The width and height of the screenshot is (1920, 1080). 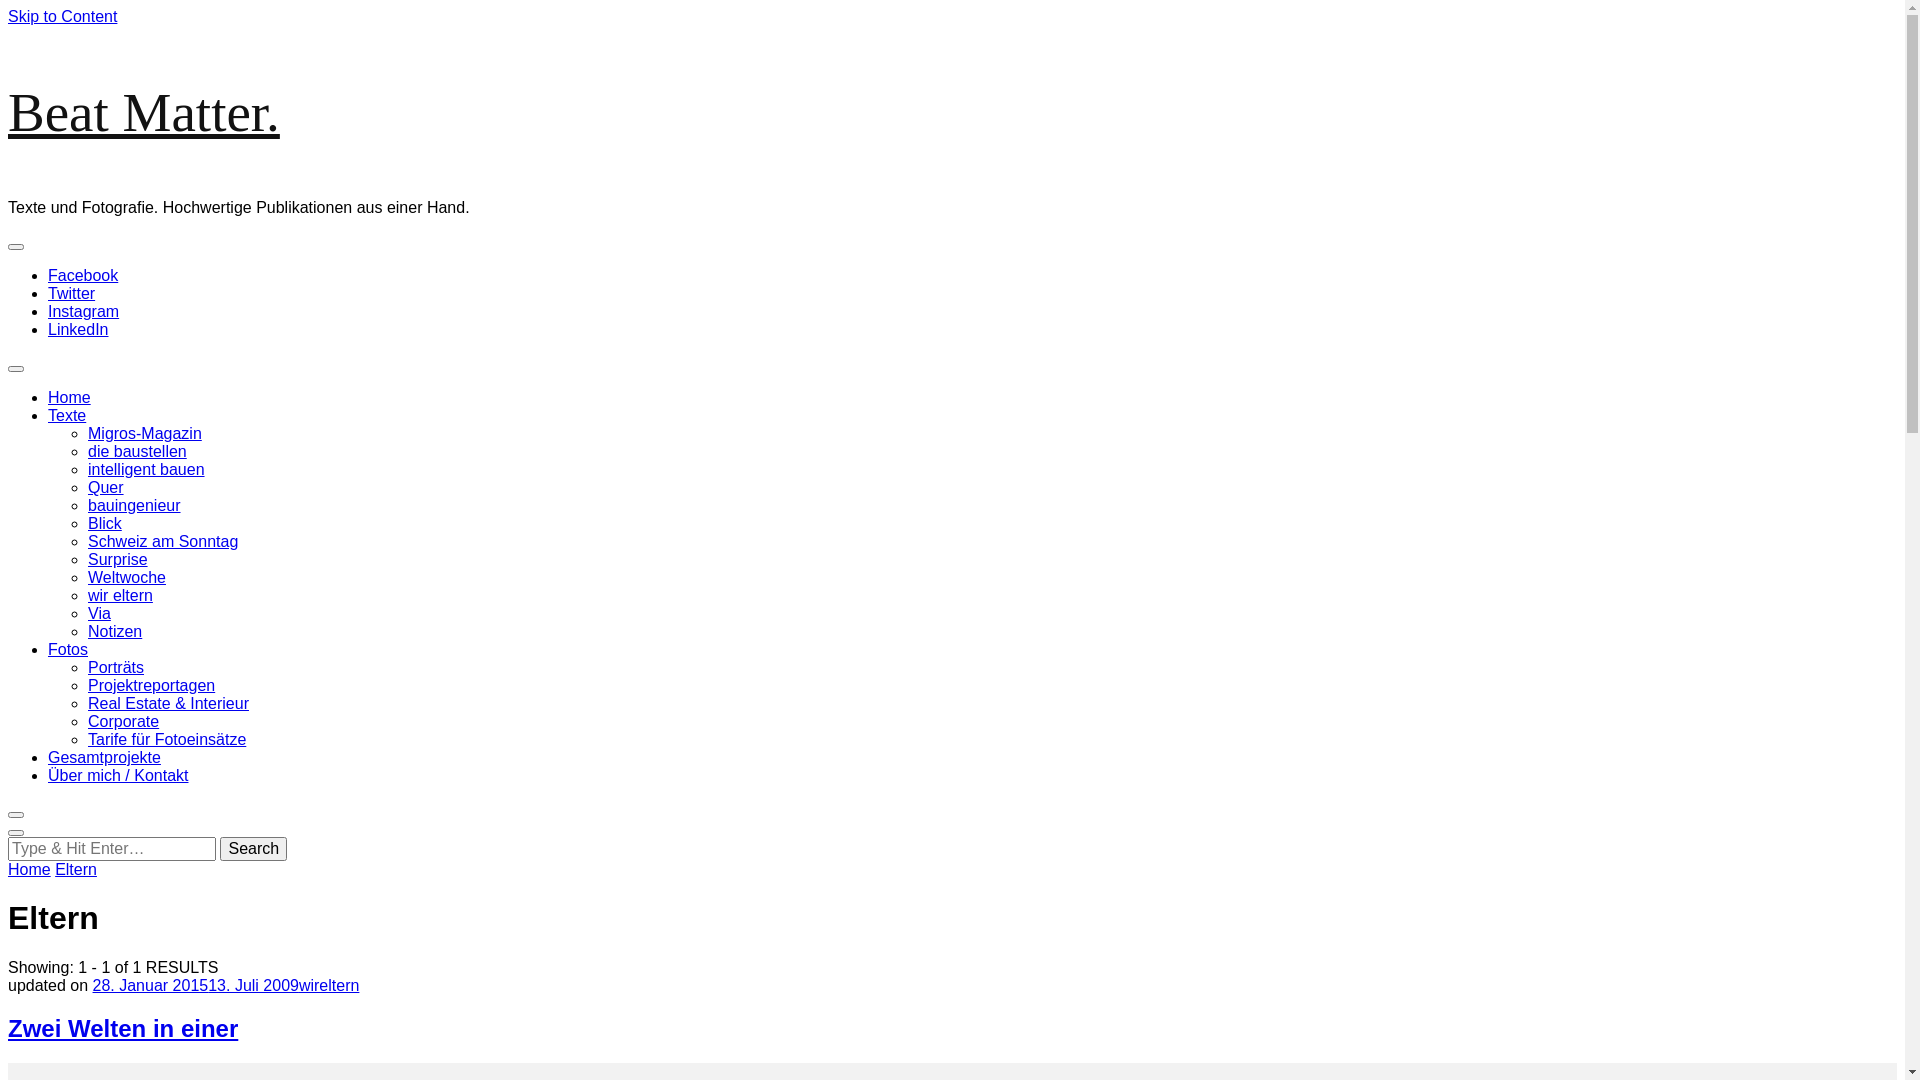 What do you see at coordinates (114, 631) in the screenshot?
I see `'Notizen'` at bounding box center [114, 631].